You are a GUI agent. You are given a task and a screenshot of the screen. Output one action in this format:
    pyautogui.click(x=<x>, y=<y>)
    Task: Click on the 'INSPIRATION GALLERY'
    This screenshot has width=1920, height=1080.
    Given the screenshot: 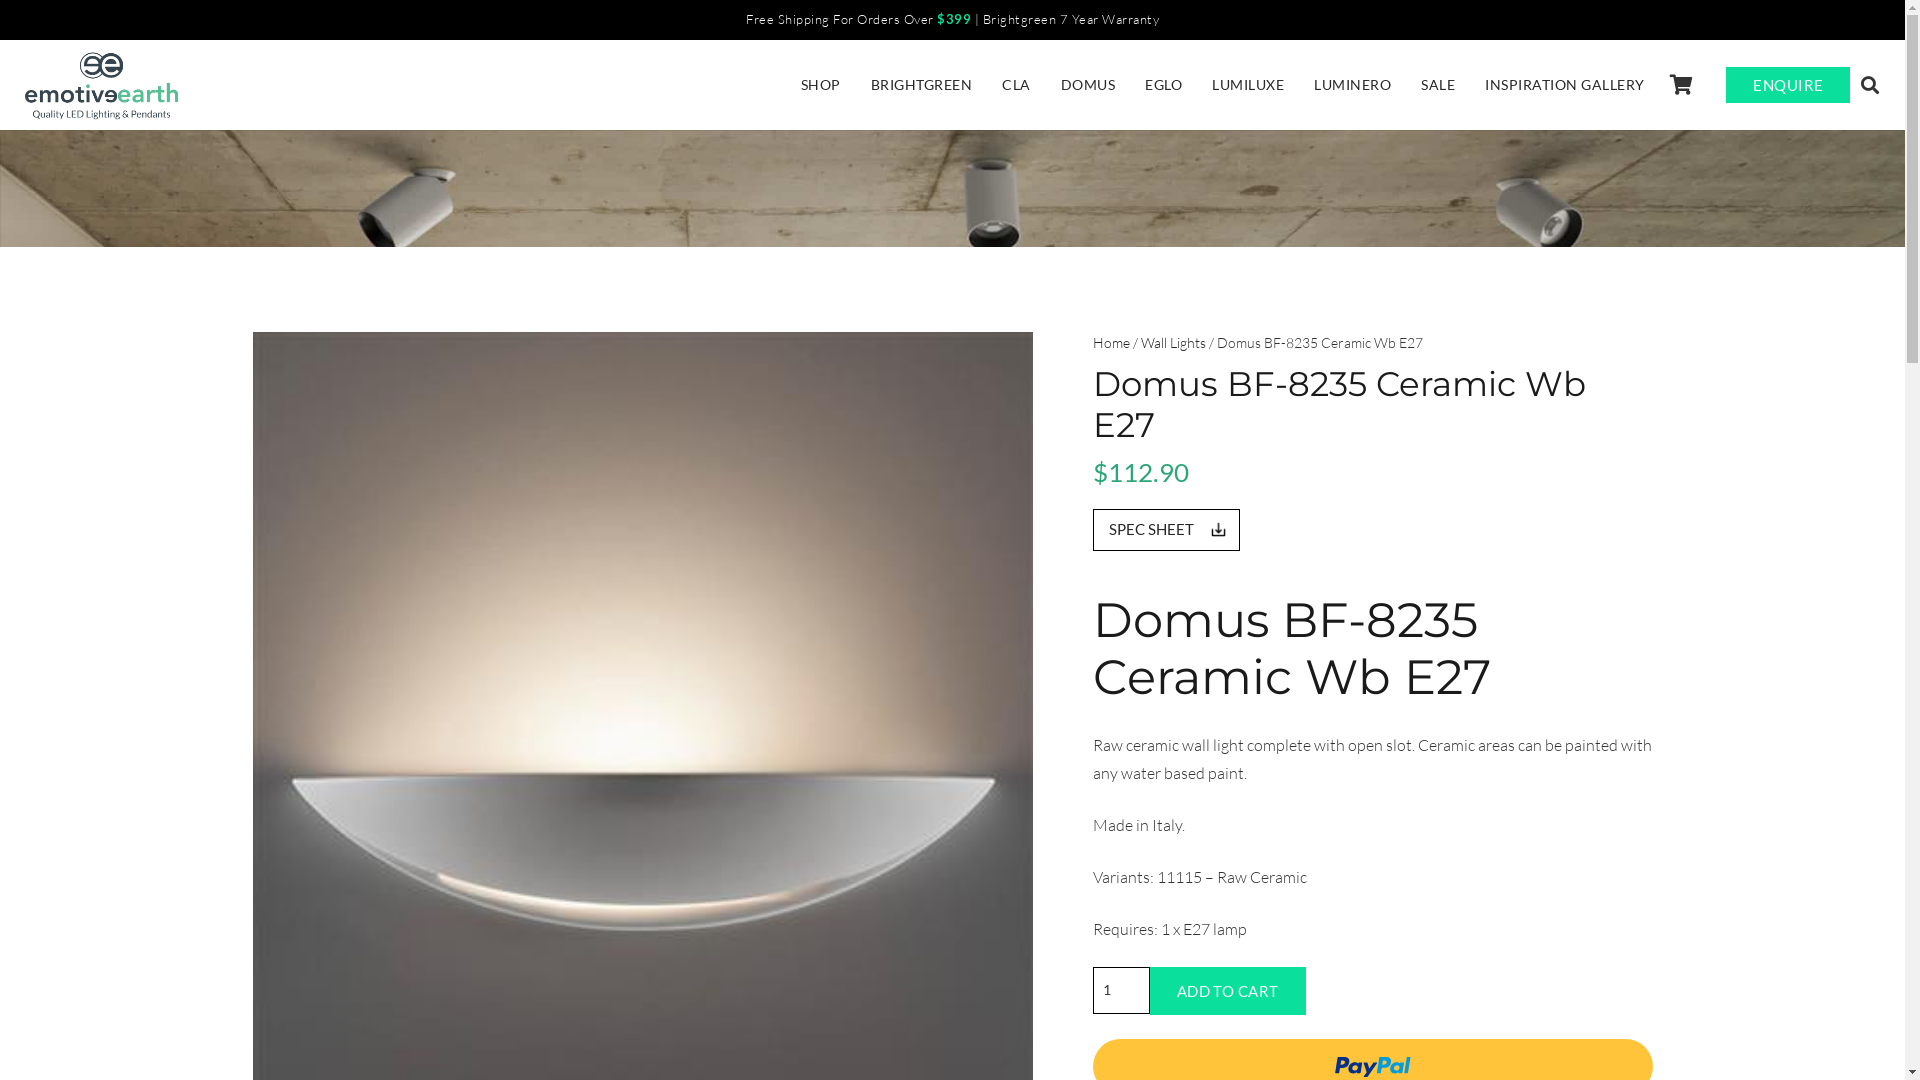 What is the action you would take?
    pyautogui.click(x=1563, y=83)
    